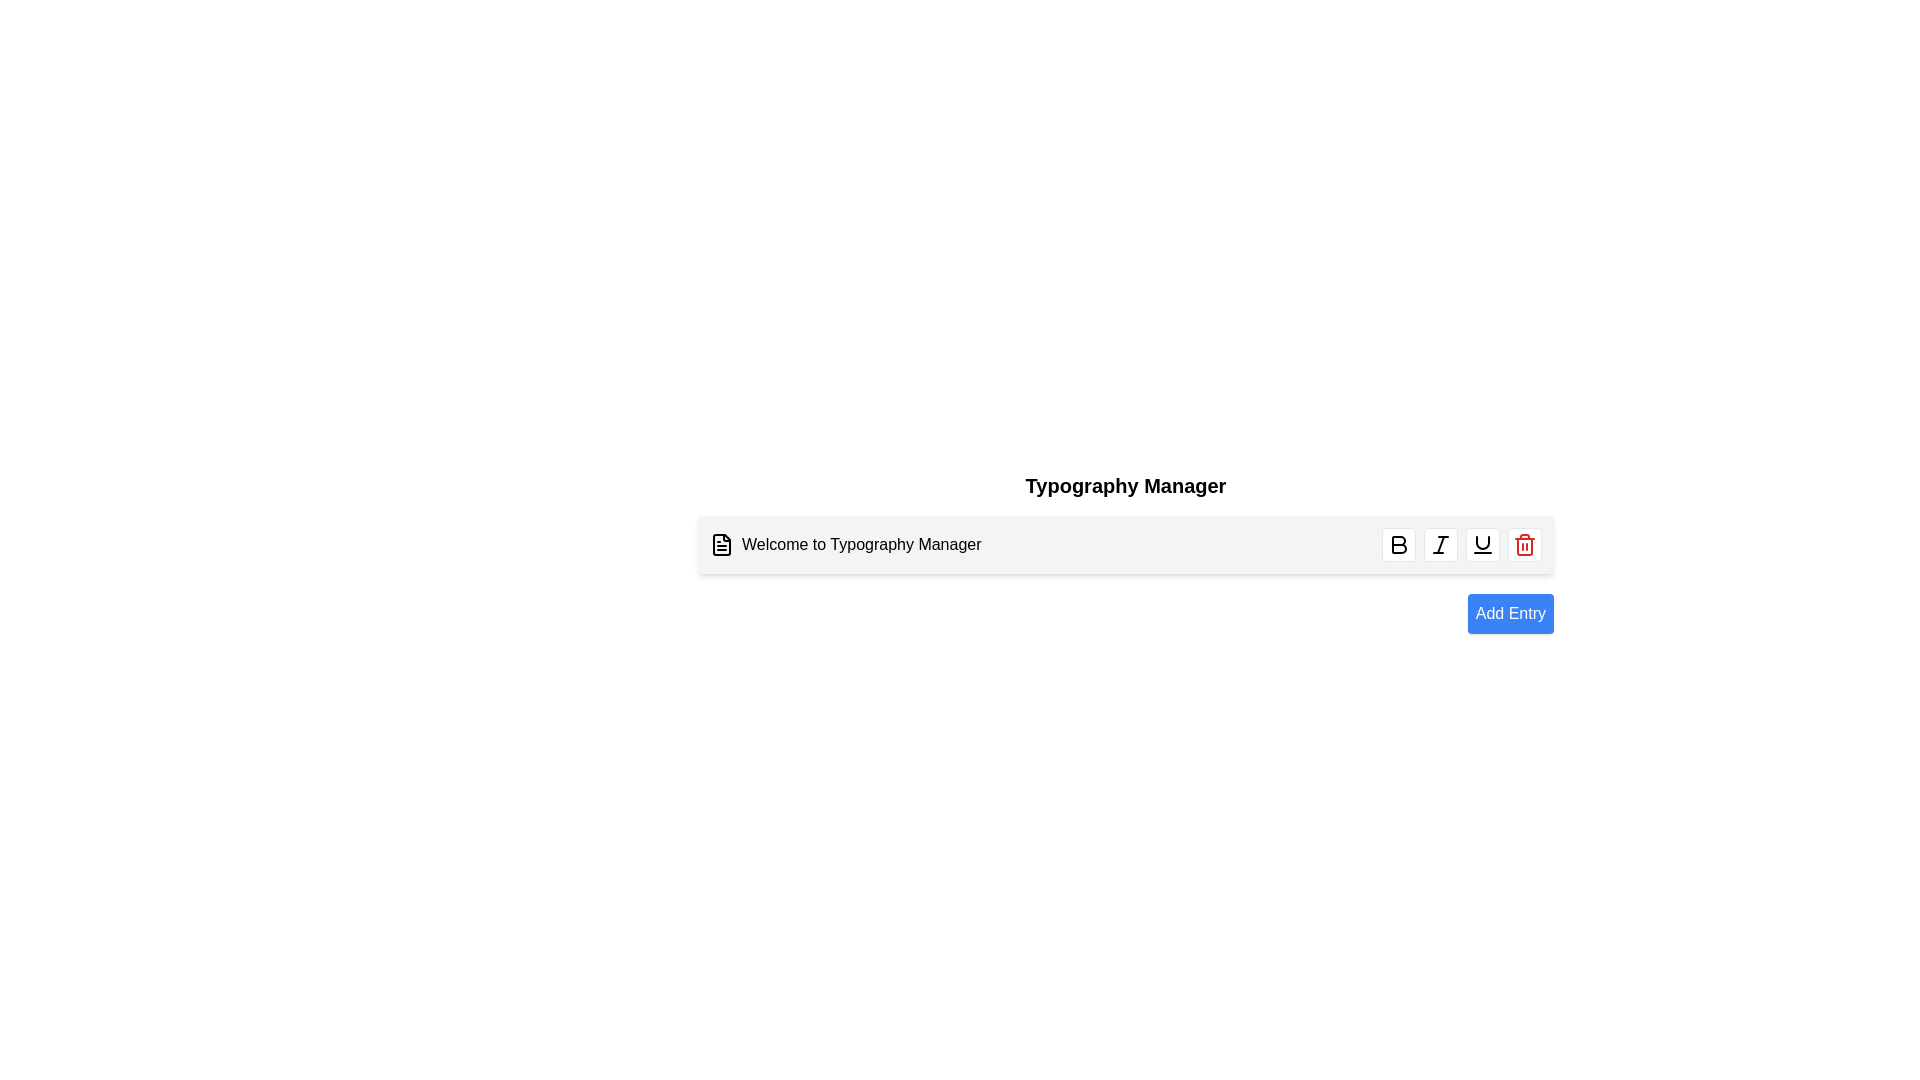 The image size is (1920, 1080). Describe the element at coordinates (1524, 544) in the screenshot. I see `the Trash Icon located at the far right of the toolbar` at that location.